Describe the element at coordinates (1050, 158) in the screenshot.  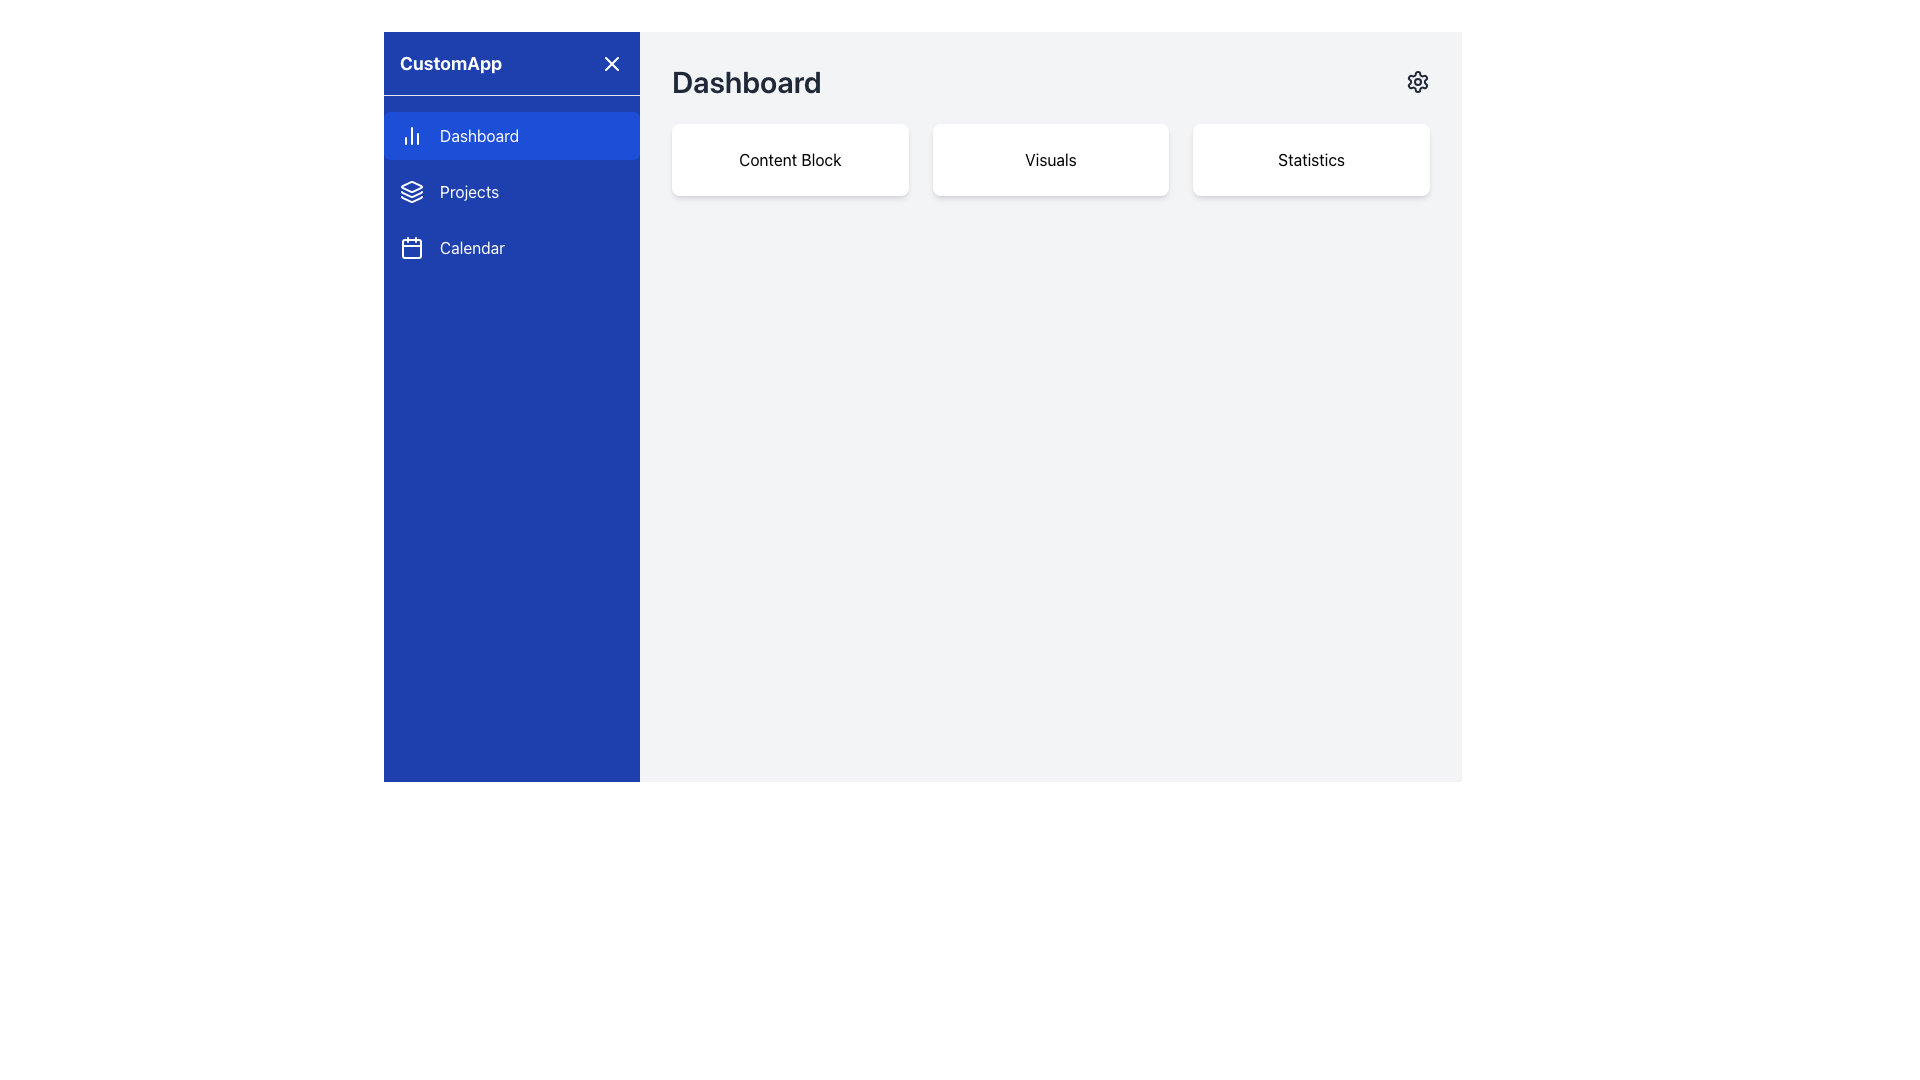
I see `the 'Visuals' block within the grid layout` at that location.